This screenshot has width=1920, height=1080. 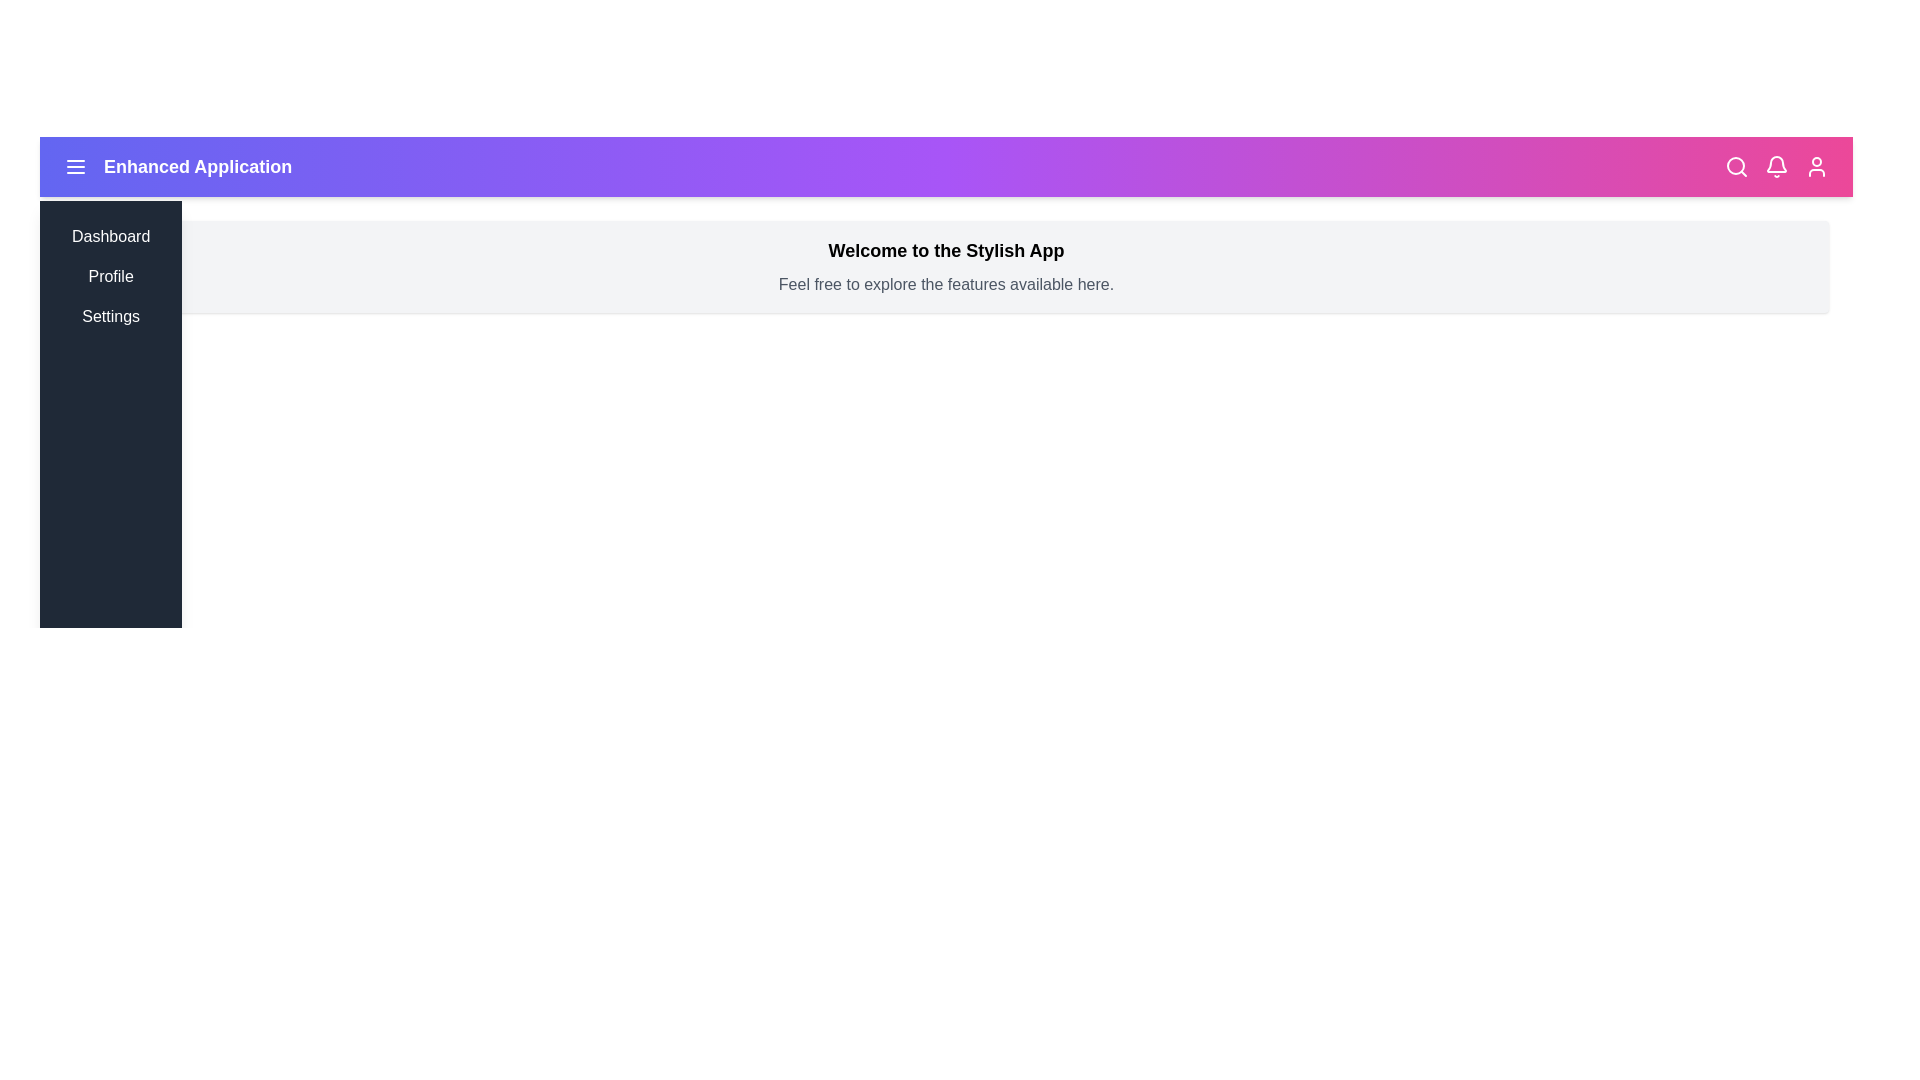 I want to click on the menu item Settings from the sidebar, so click(x=109, y=315).